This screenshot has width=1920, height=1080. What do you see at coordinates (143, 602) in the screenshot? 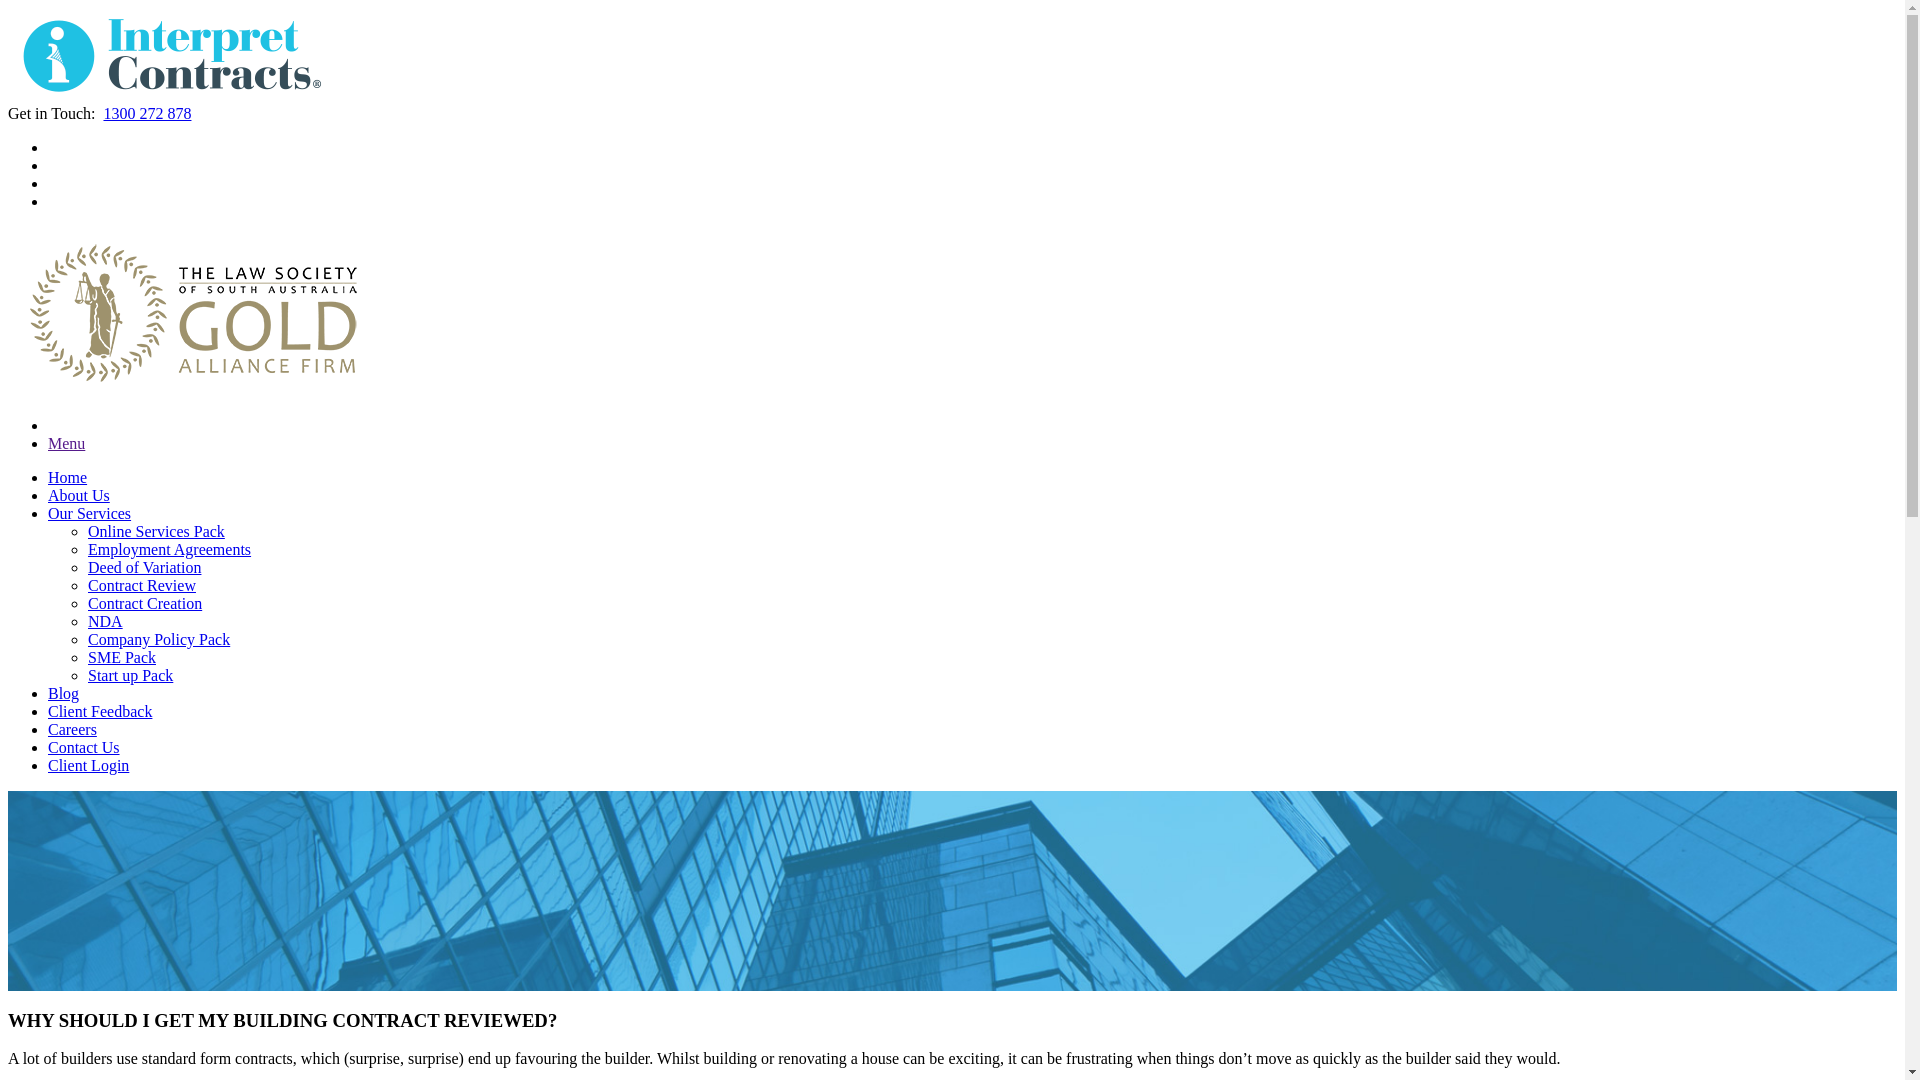
I see `'Contract Creation'` at bounding box center [143, 602].